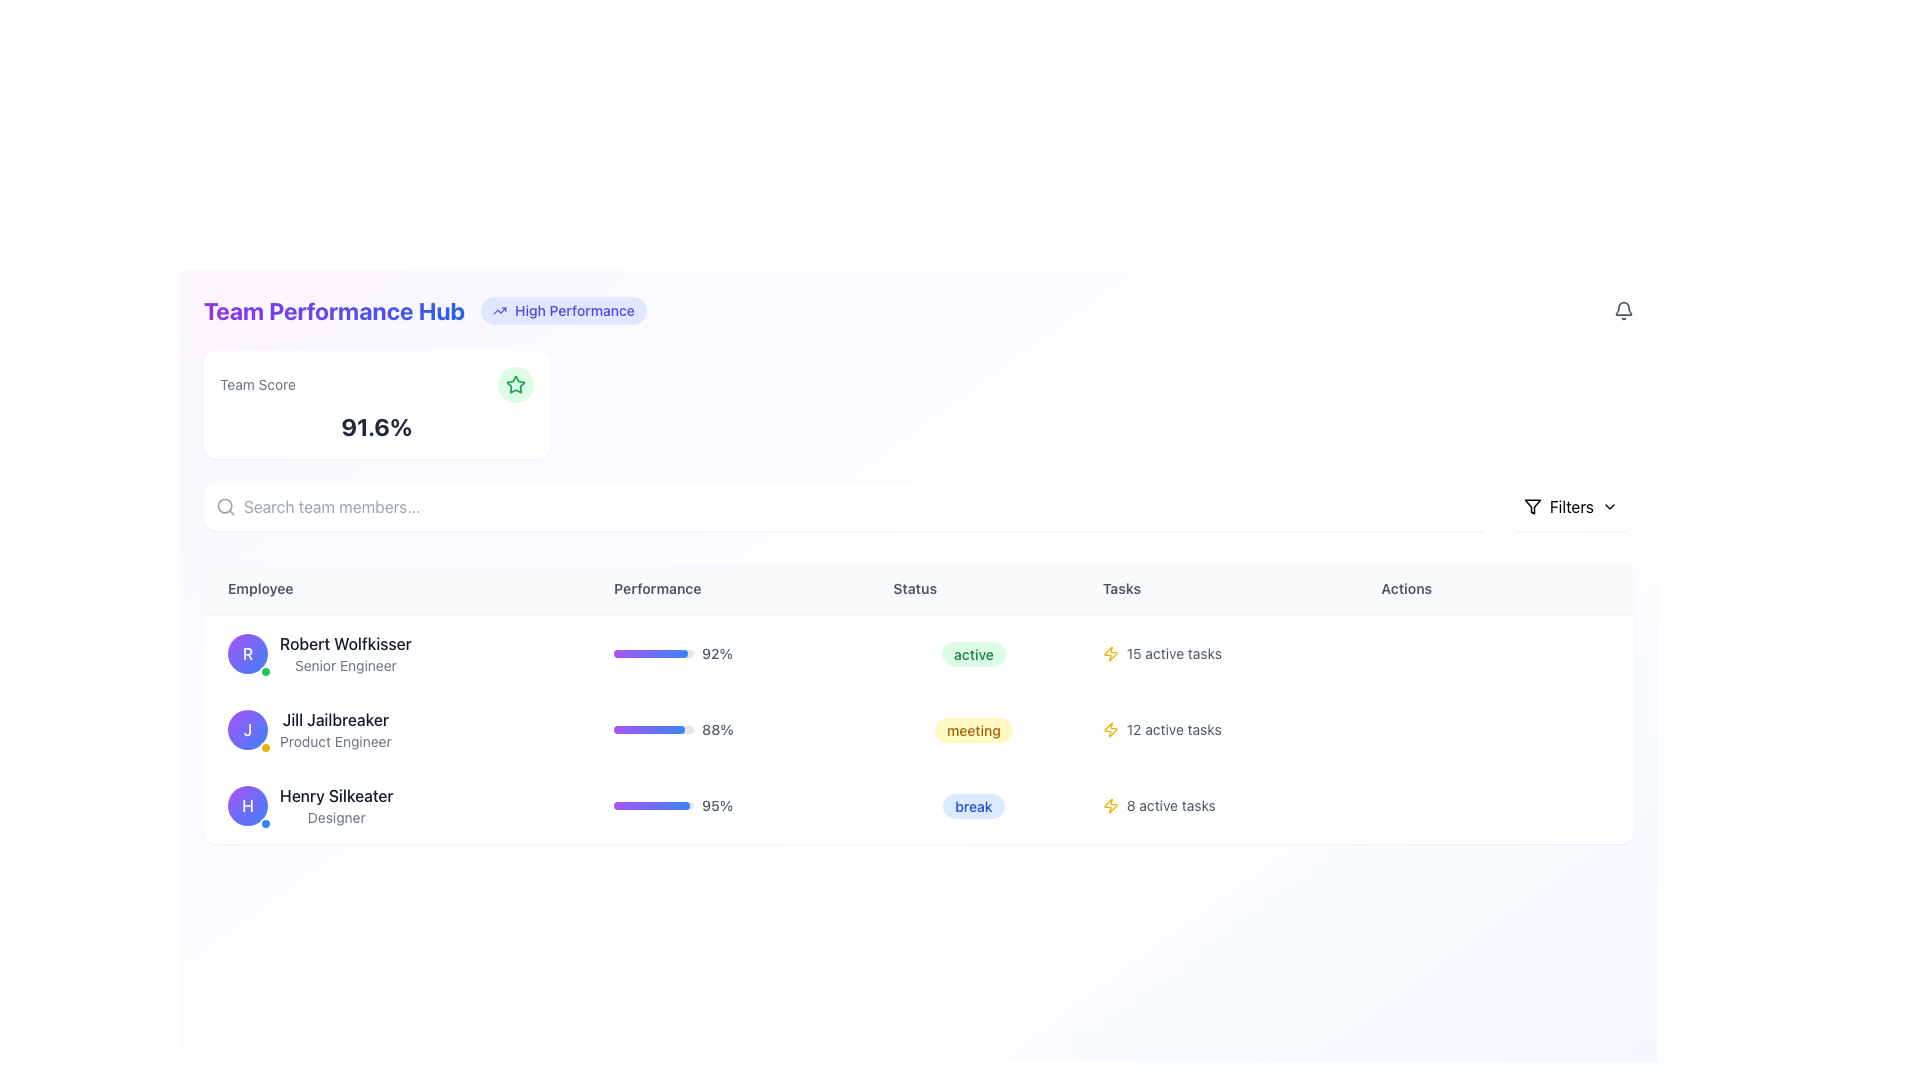 The image size is (1920, 1080). I want to click on the 'Filters' button located in the top-right corner of the interface, so click(1569, 505).